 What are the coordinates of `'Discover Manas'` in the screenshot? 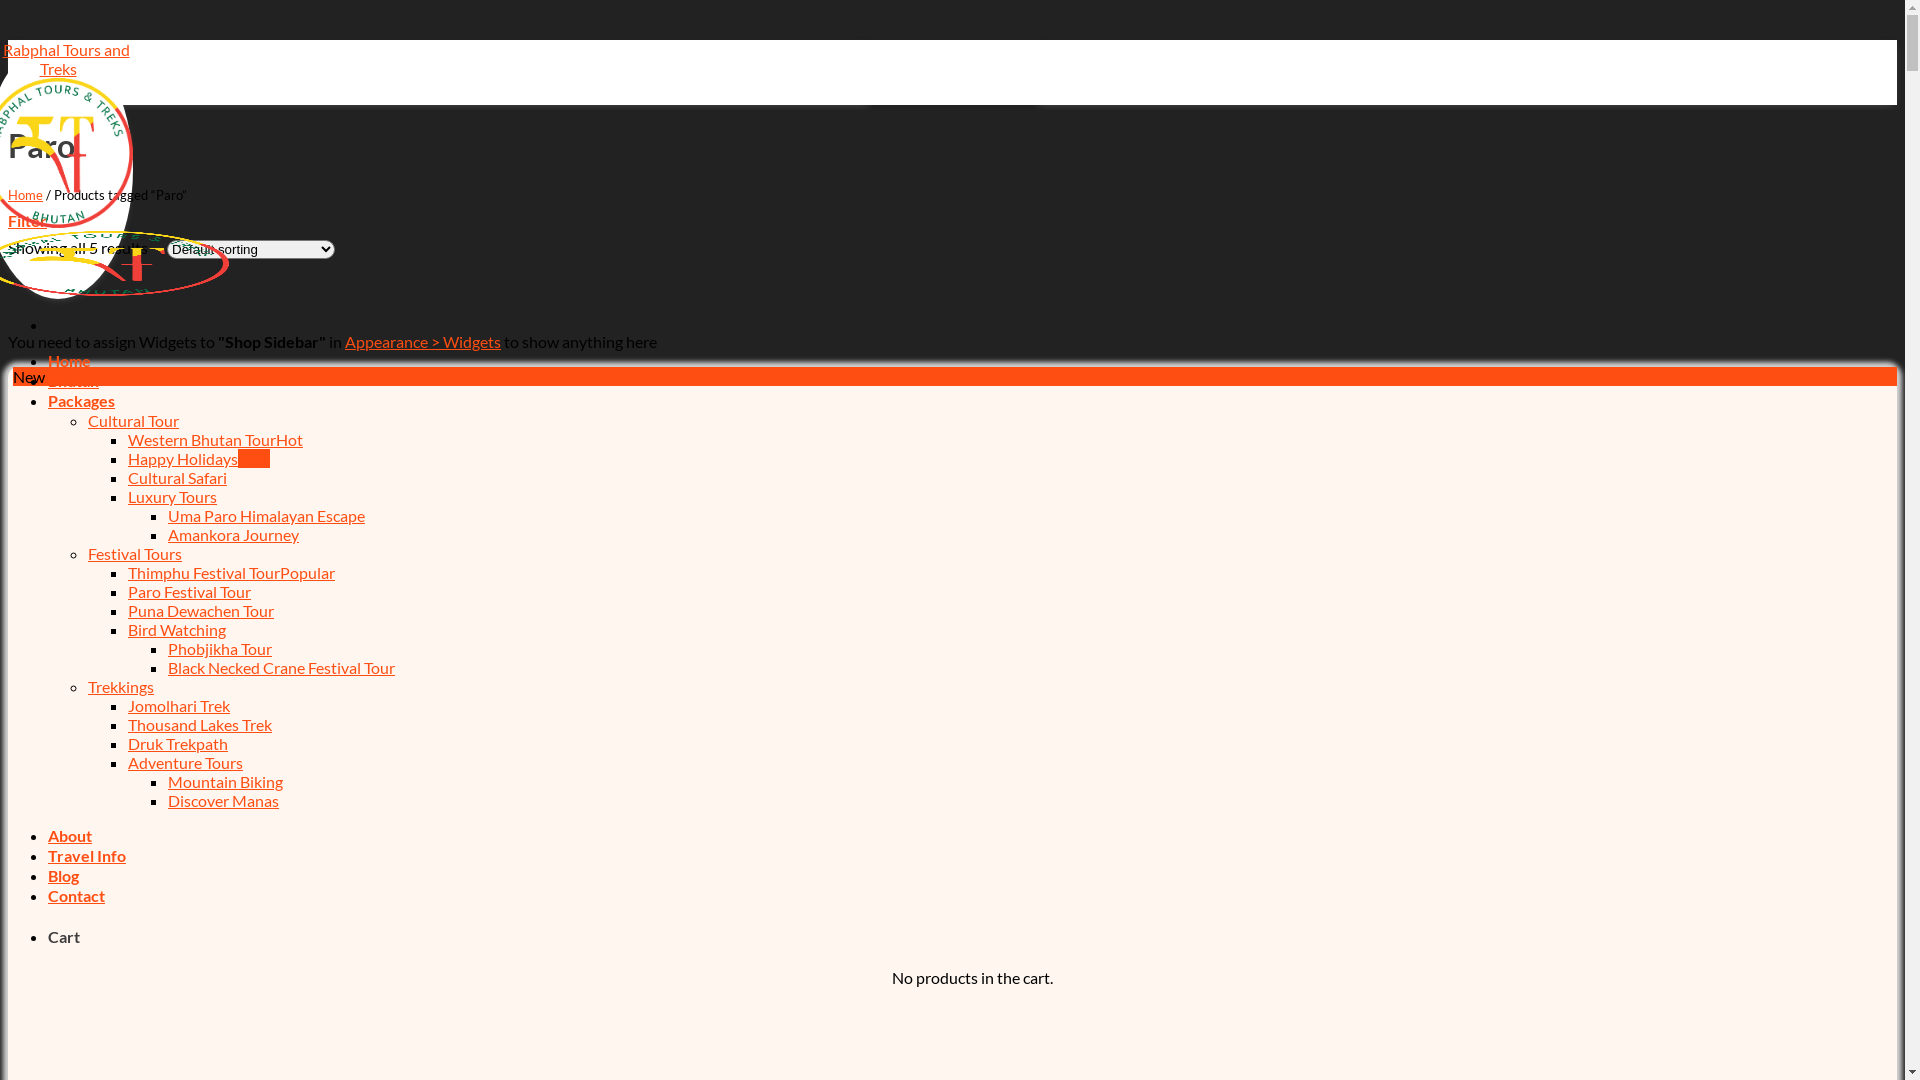 It's located at (223, 799).